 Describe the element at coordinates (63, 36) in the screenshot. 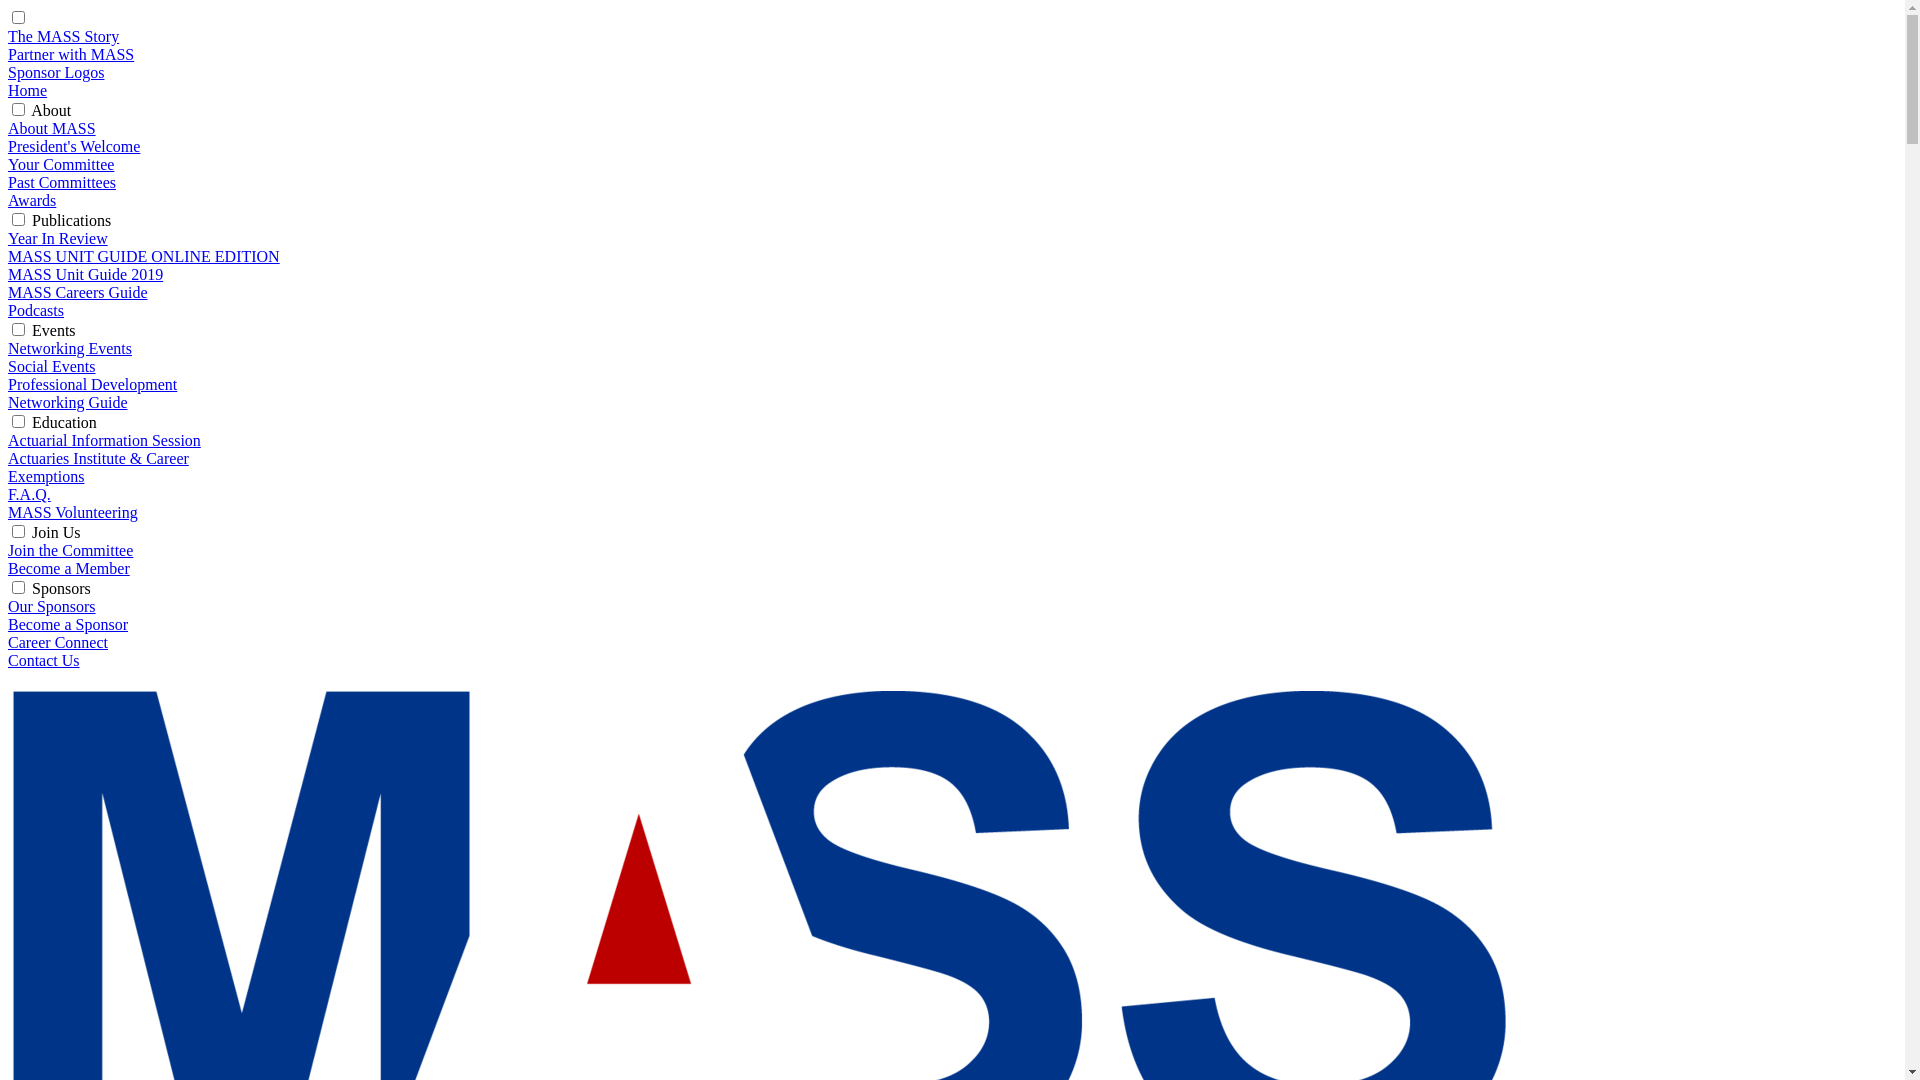

I see `'The MASS Story'` at that location.